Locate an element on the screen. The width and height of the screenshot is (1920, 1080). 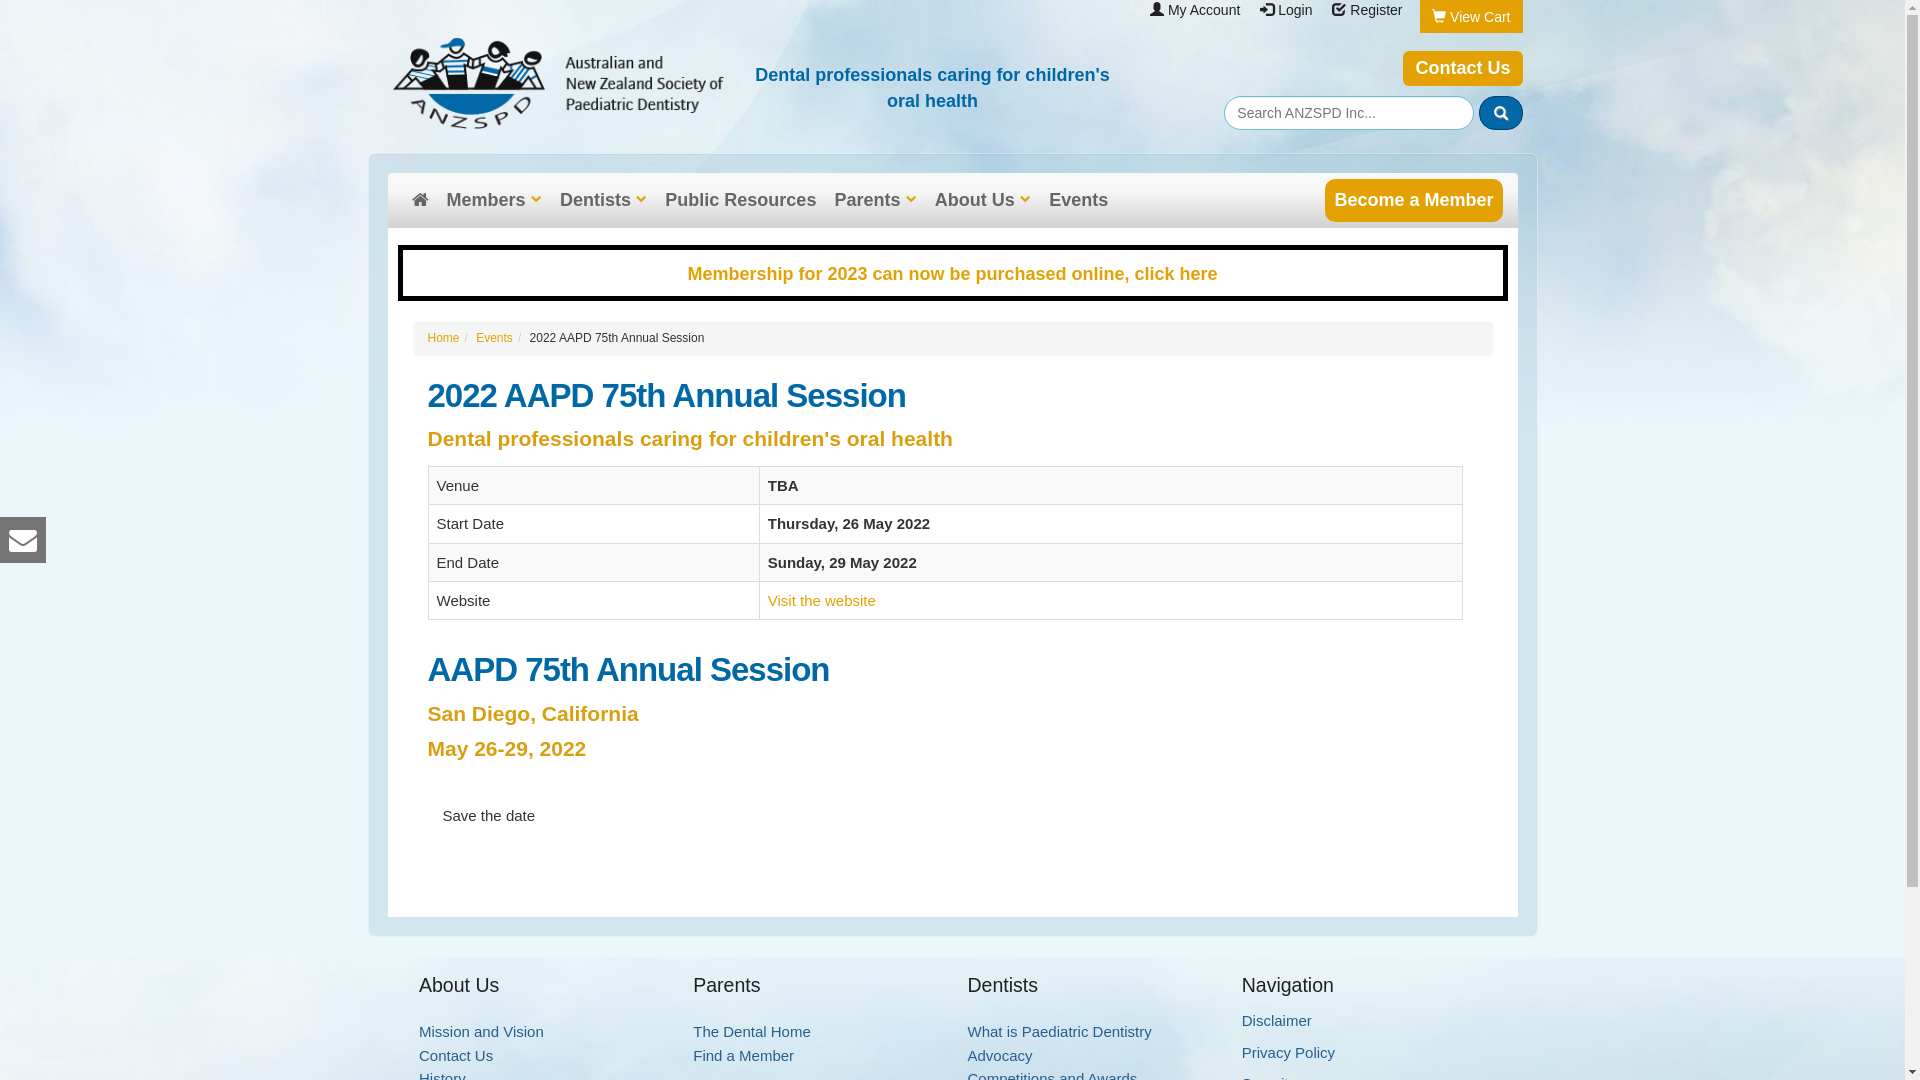
'ANZSPD Inc Email Us' is located at coordinates (23, 540).